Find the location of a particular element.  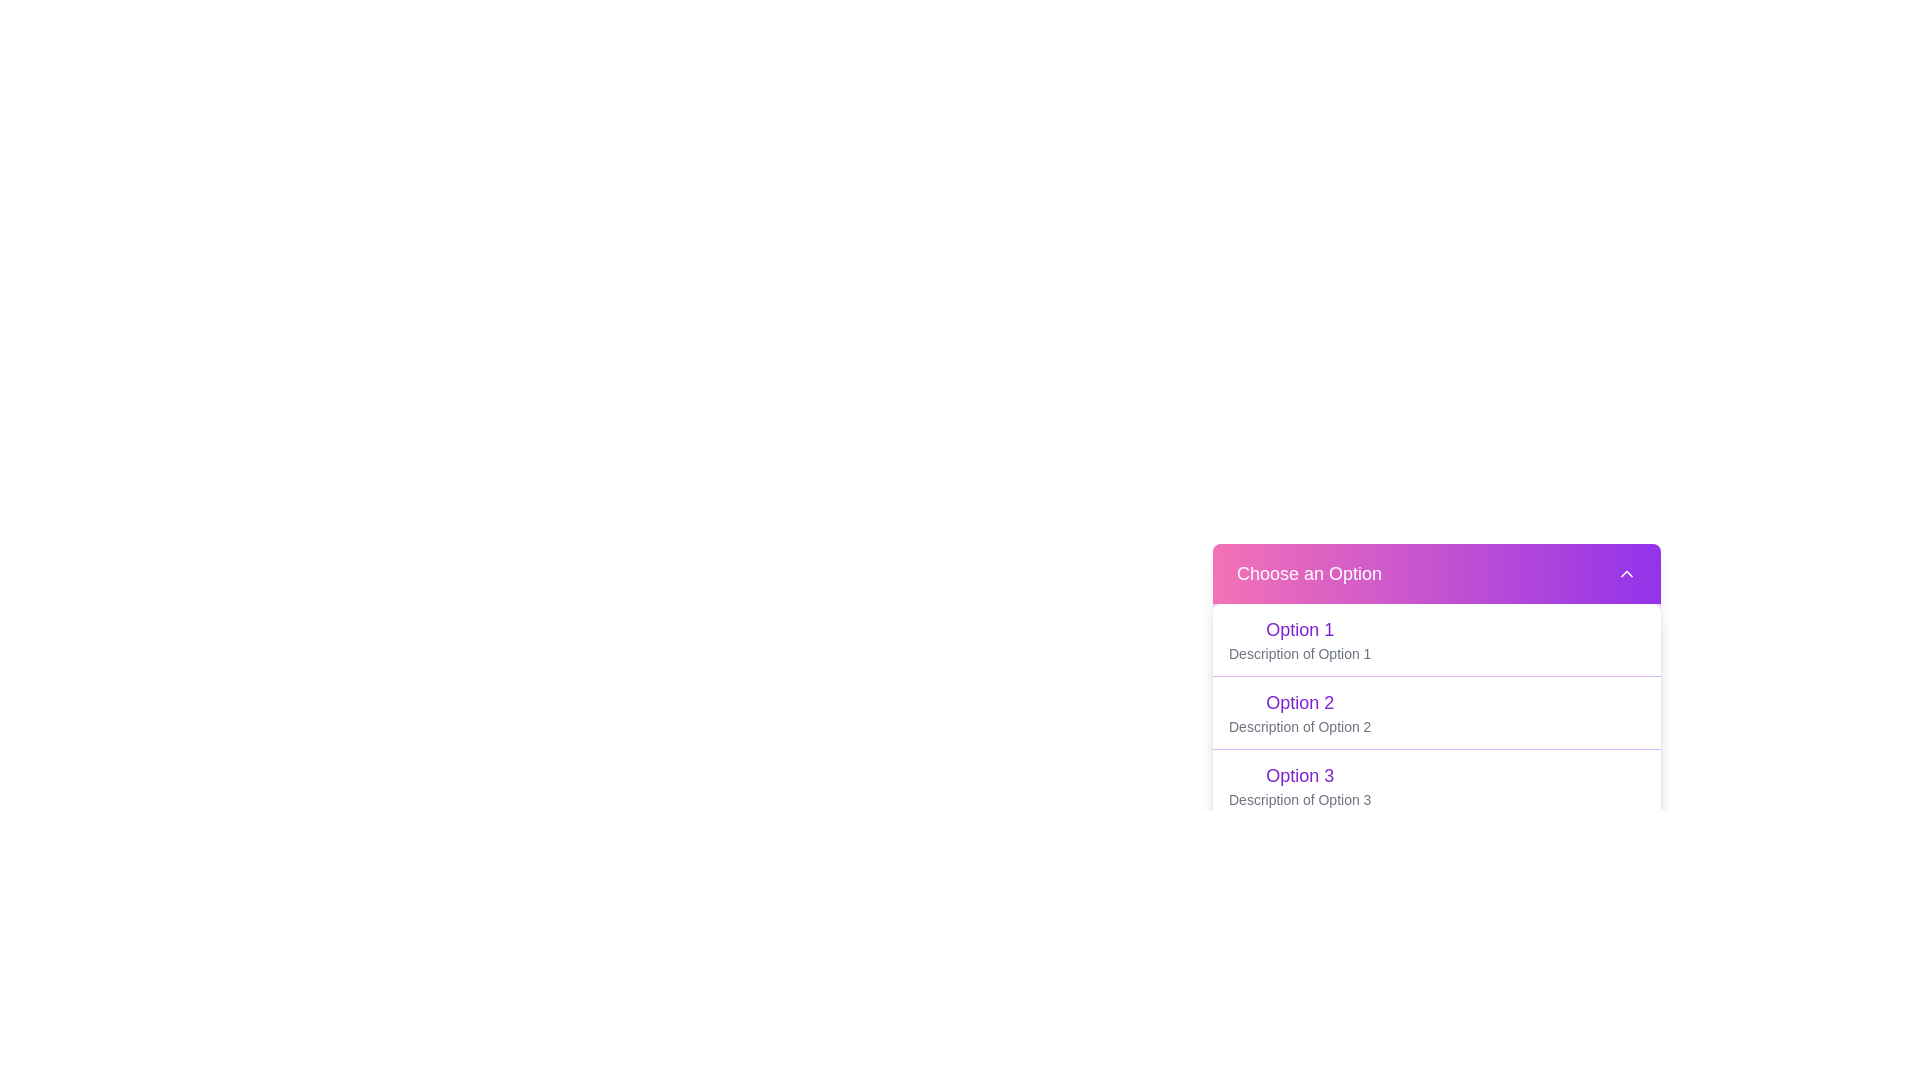

descriptive text for 'Option 2' located below its title in the dropdown list is located at coordinates (1300, 726).